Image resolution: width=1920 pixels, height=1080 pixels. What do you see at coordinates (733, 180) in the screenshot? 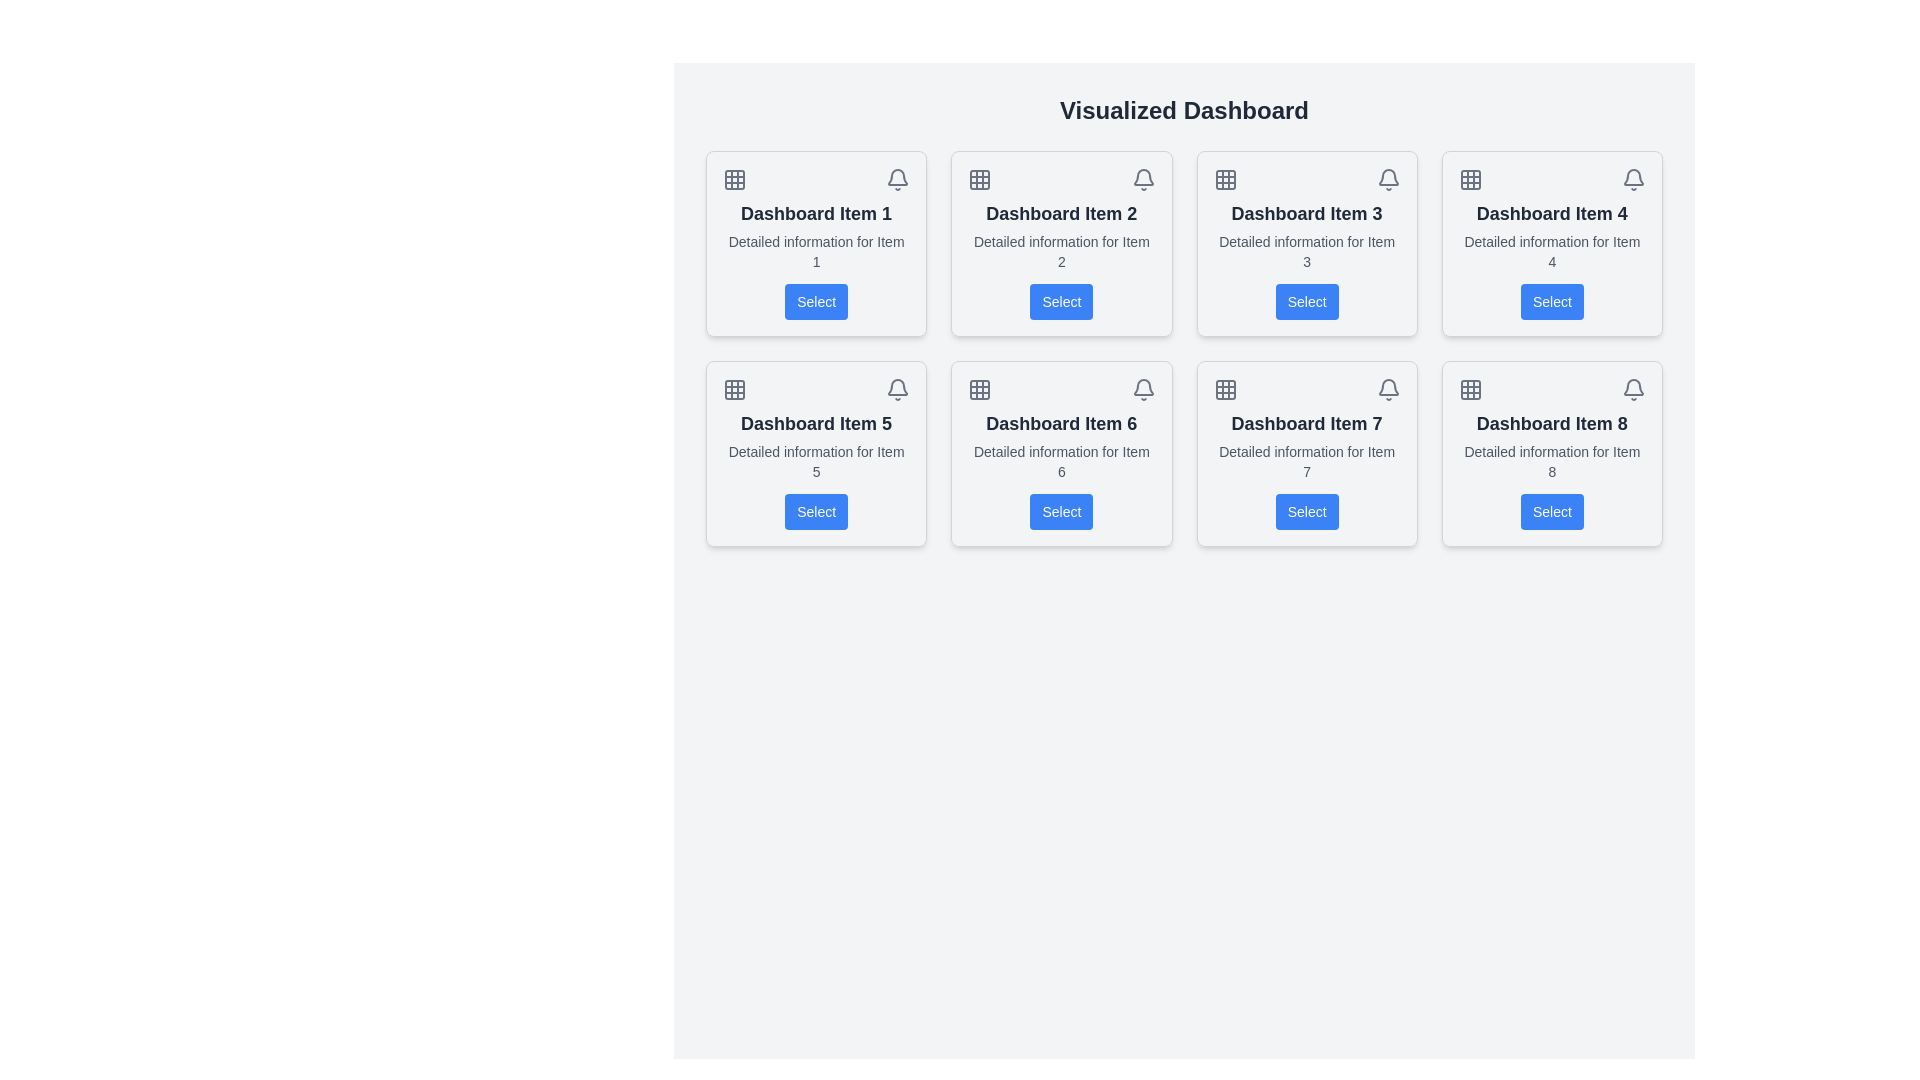
I see `the 3x3 grid icon located in the top-left corner of the 'Dashboard Item 1' card` at bounding box center [733, 180].